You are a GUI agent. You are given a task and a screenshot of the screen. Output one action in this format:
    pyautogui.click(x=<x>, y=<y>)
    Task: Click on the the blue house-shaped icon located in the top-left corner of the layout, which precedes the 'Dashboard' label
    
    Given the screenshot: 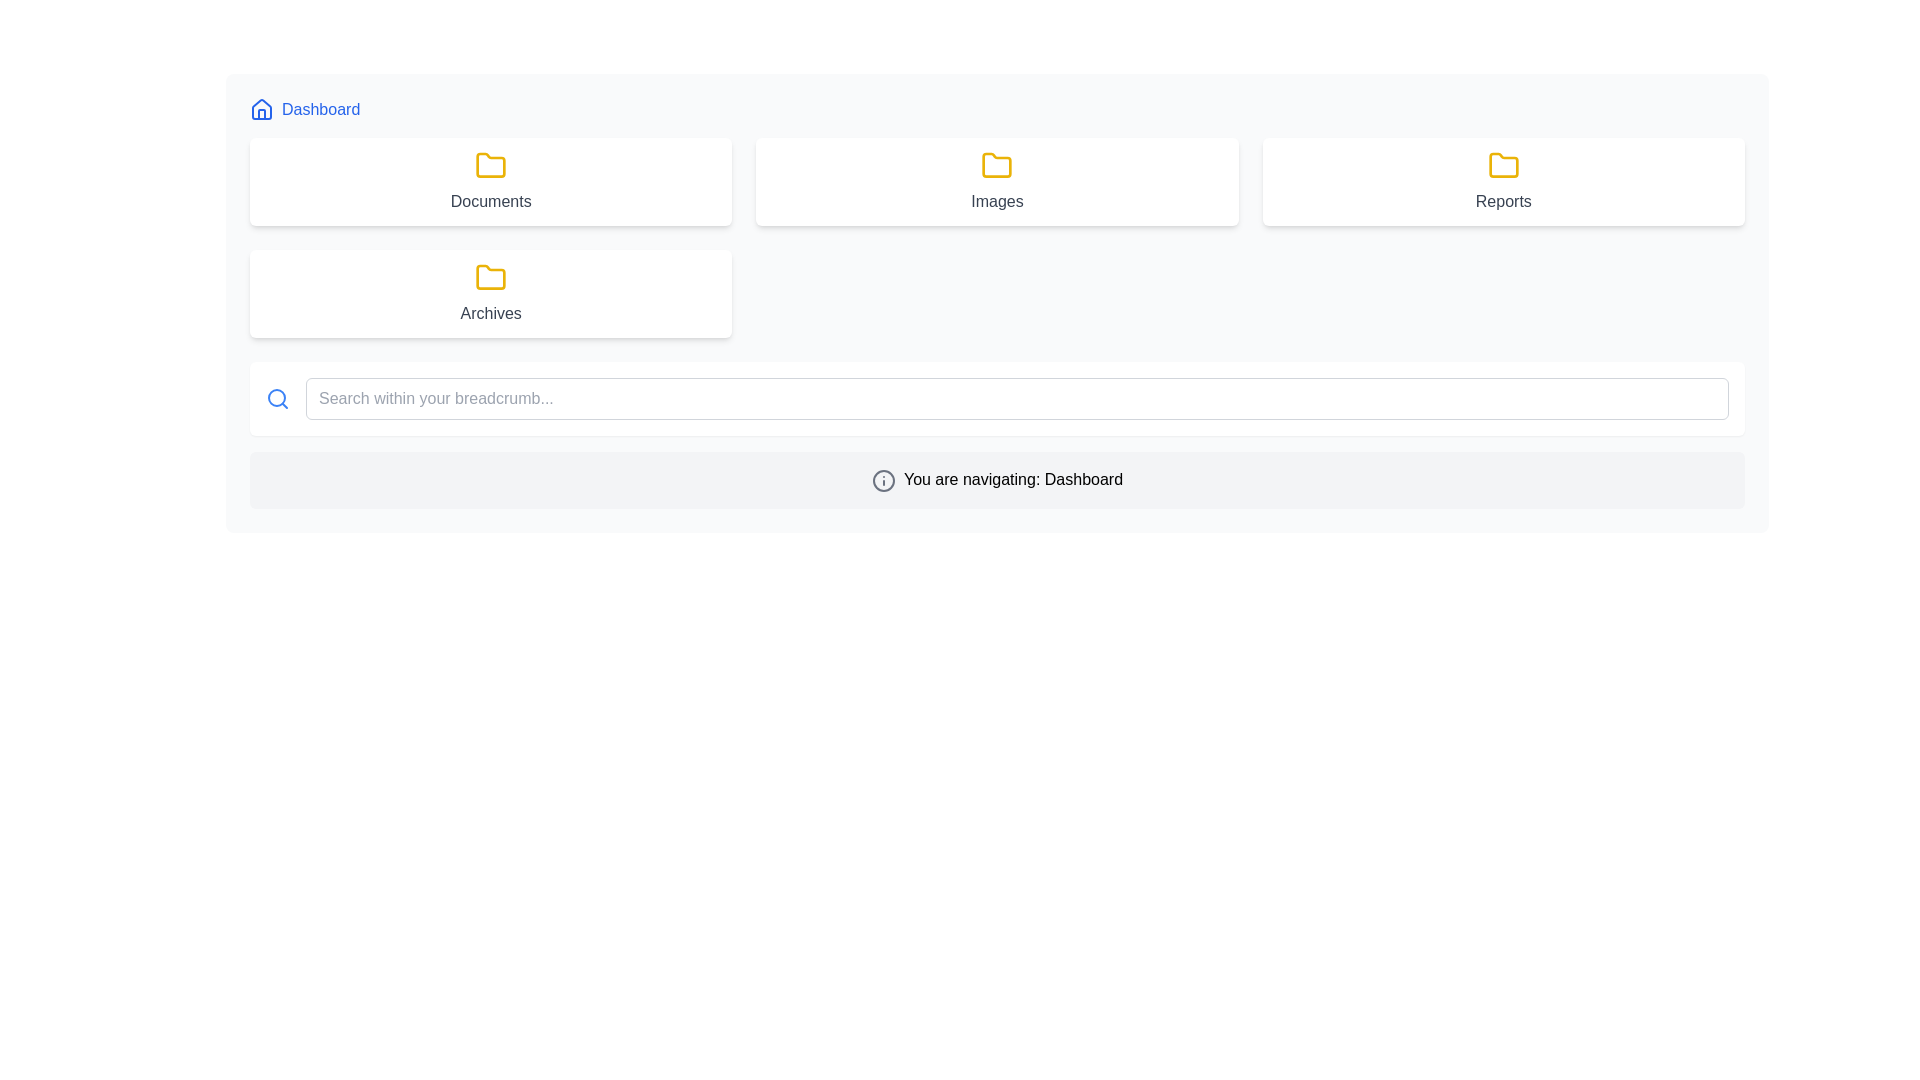 What is the action you would take?
    pyautogui.click(x=261, y=110)
    